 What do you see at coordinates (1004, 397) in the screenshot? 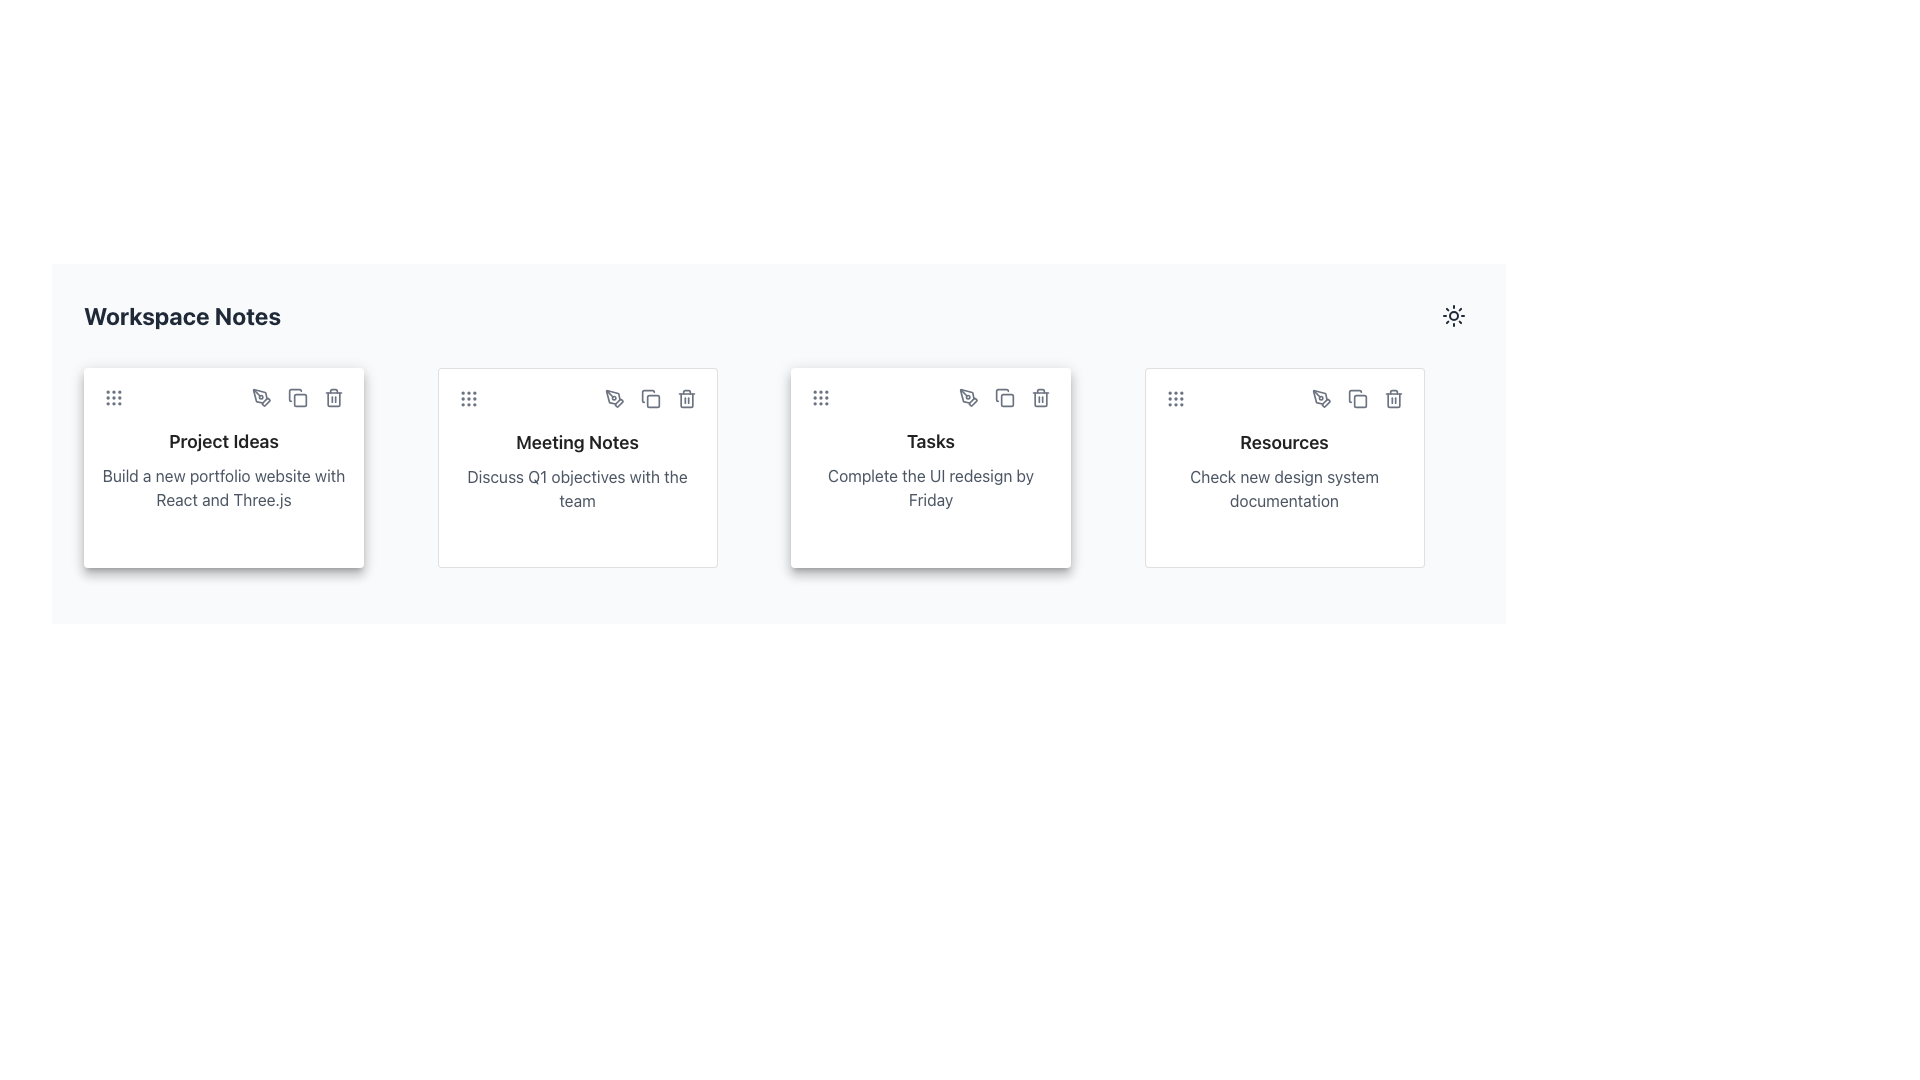
I see `the copy icon located within the control strip of the 'Tasks' card, which is positioned as the second icon from the right` at bounding box center [1004, 397].